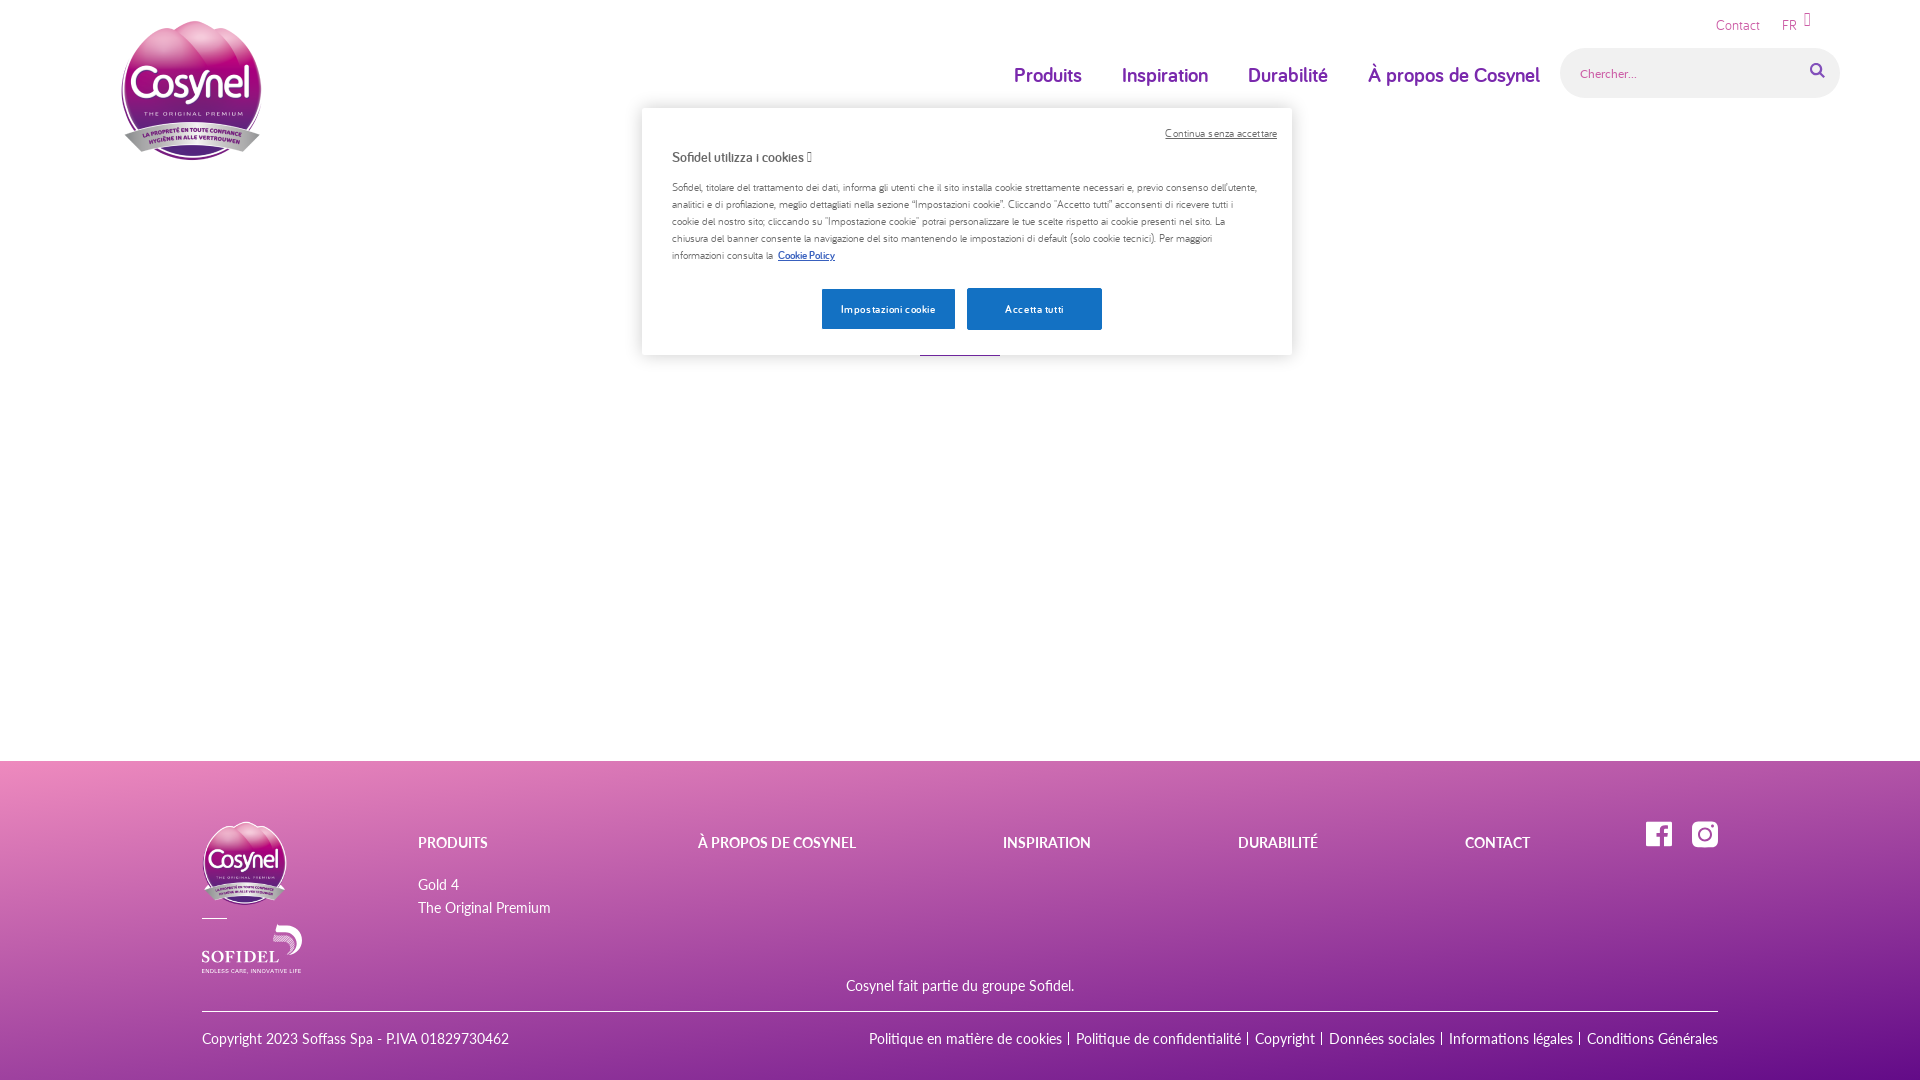 The height and width of the screenshot is (1080, 1920). I want to click on 'Inspiration', so click(1101, 73).